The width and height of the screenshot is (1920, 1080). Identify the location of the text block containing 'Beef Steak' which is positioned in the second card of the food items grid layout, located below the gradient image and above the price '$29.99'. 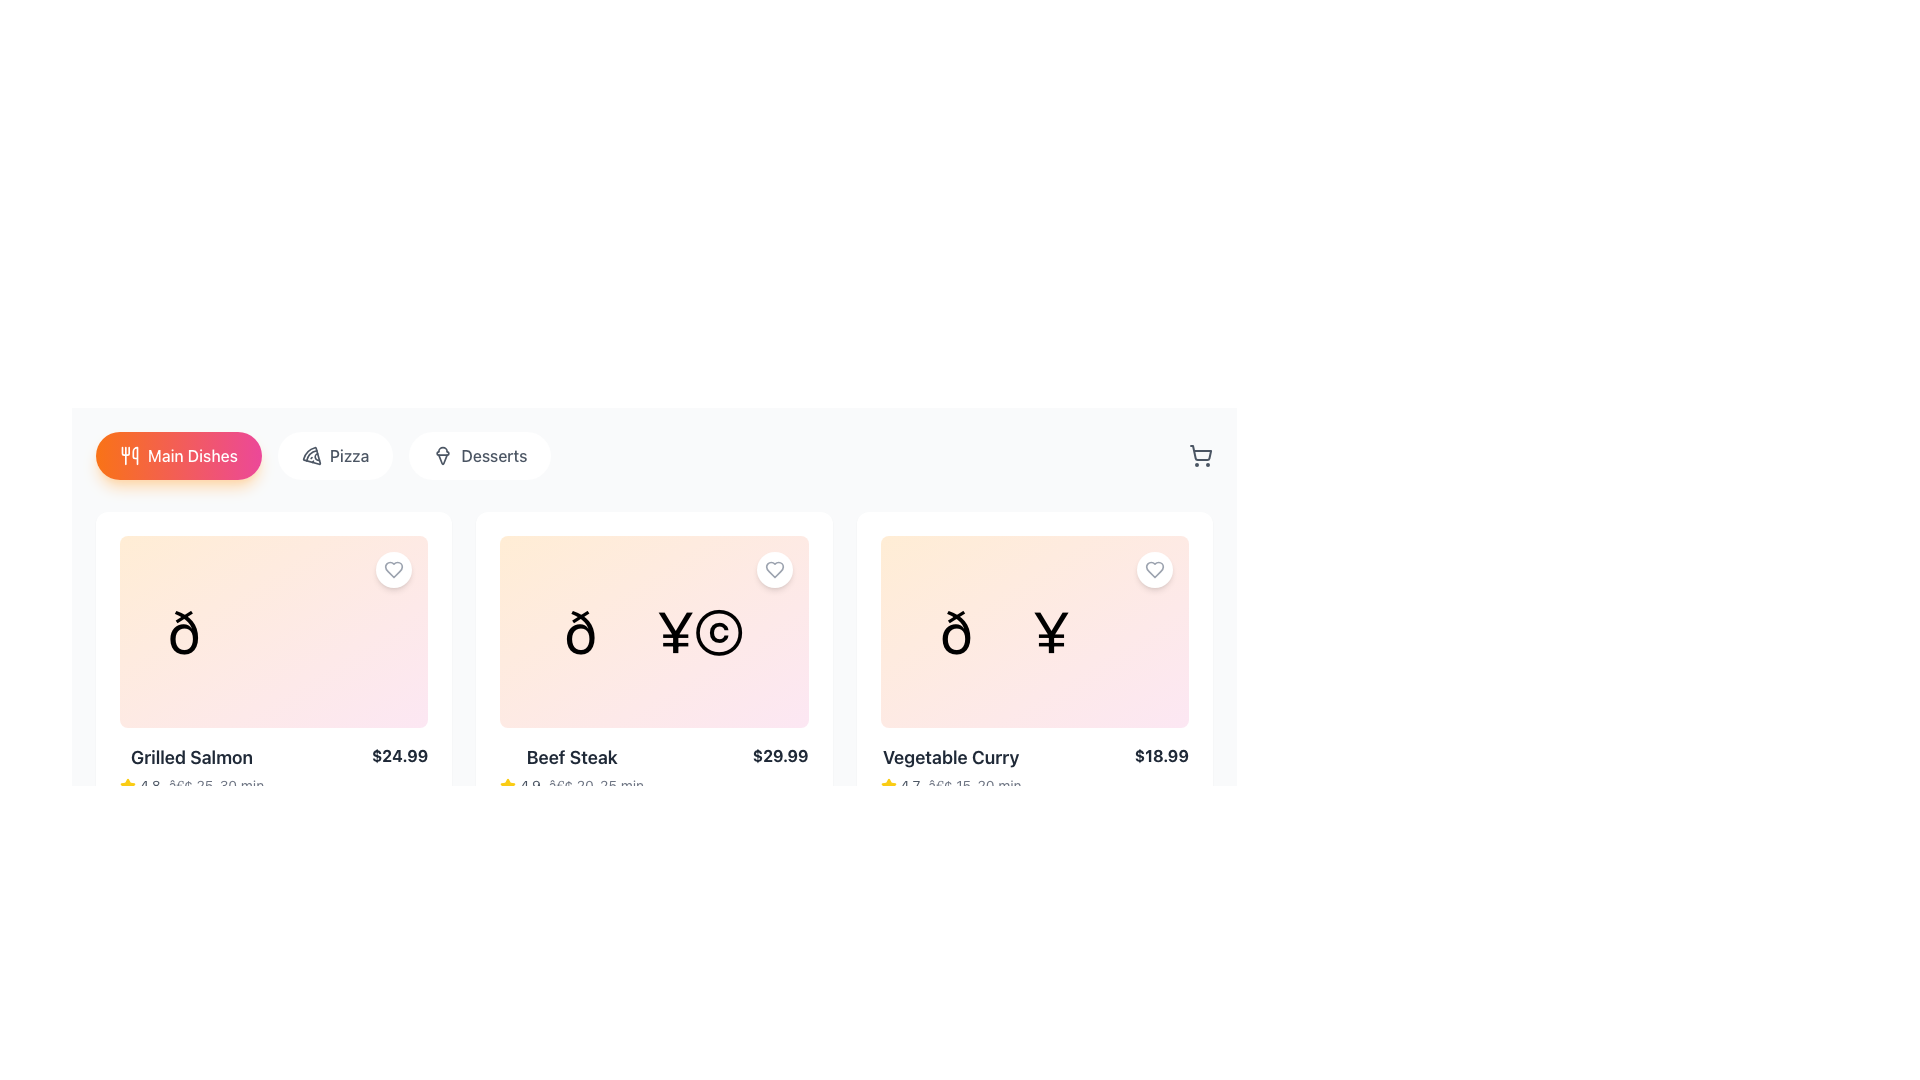
(571, 769).